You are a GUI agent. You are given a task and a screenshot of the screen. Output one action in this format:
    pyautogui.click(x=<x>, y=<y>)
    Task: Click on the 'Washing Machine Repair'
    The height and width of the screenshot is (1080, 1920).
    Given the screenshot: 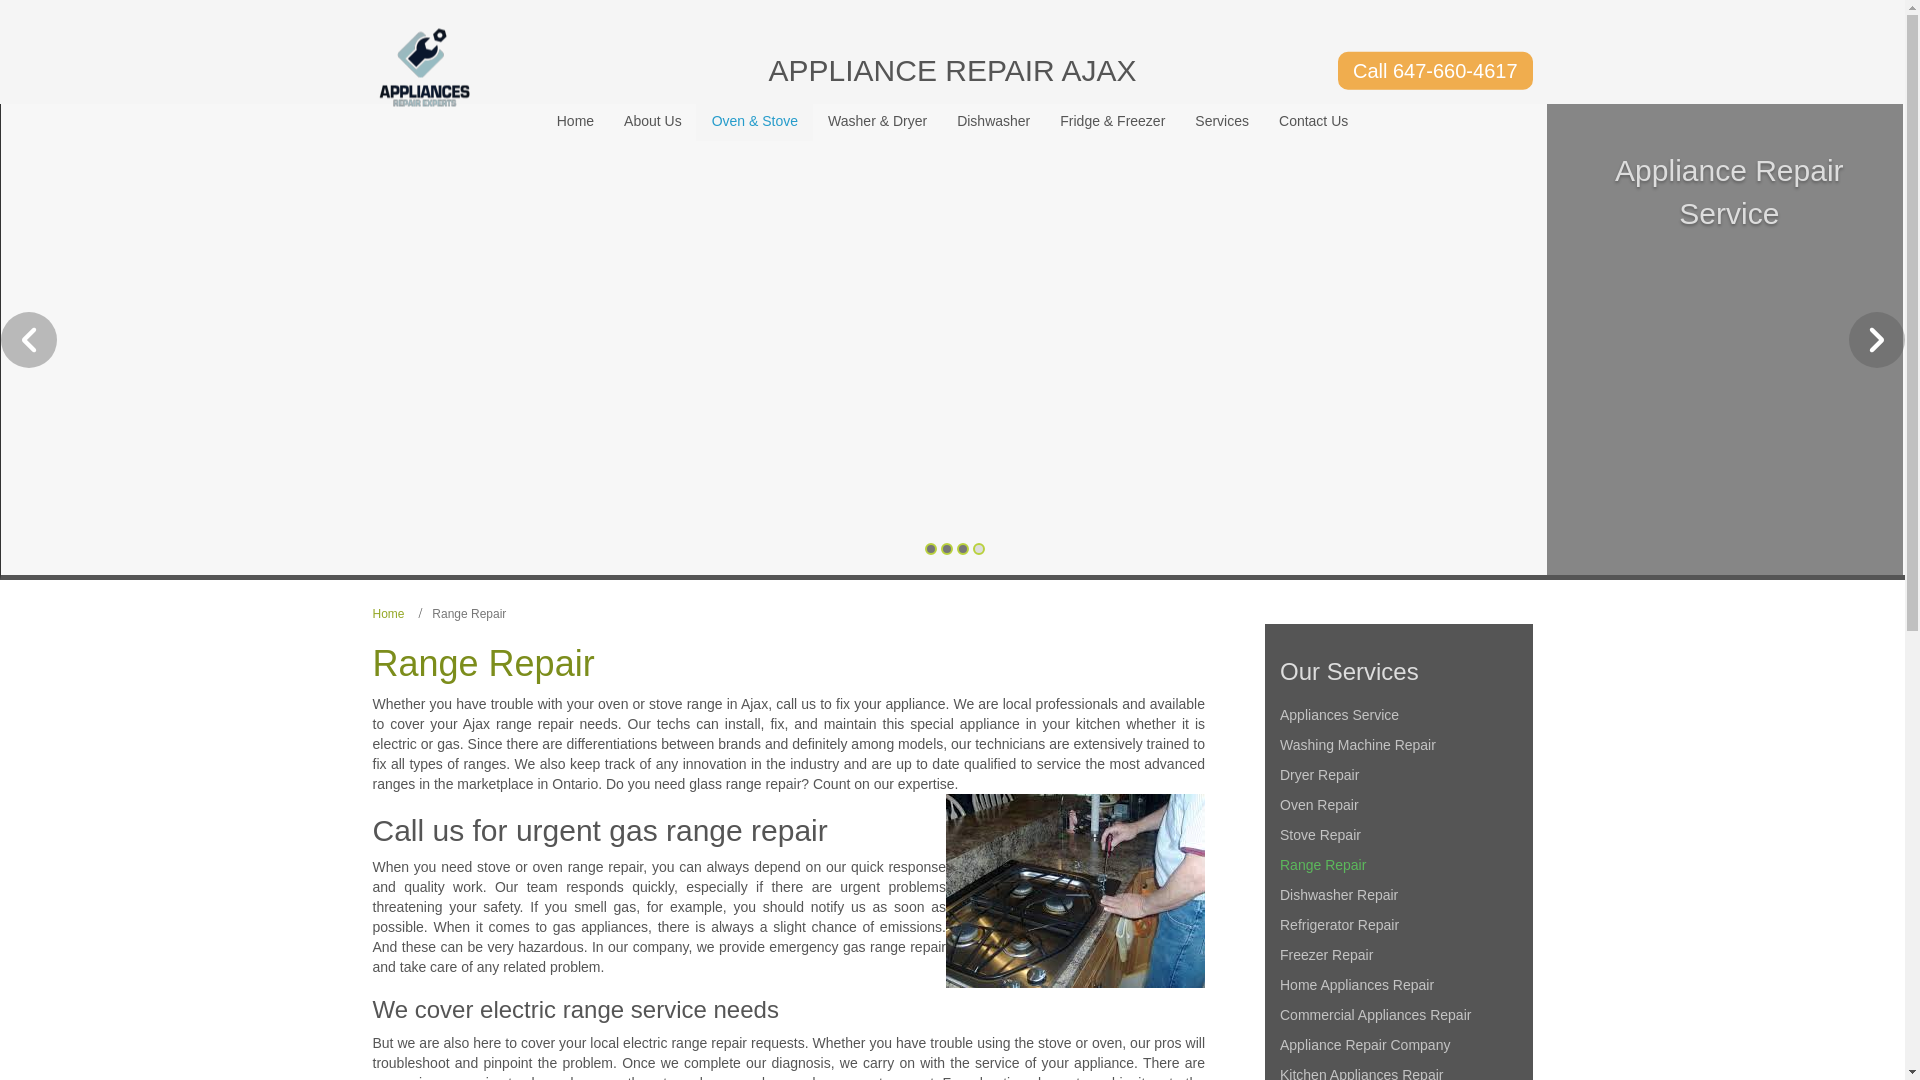 What is the action you would take?
    pyautogui.click(x=1397, y=744)
    